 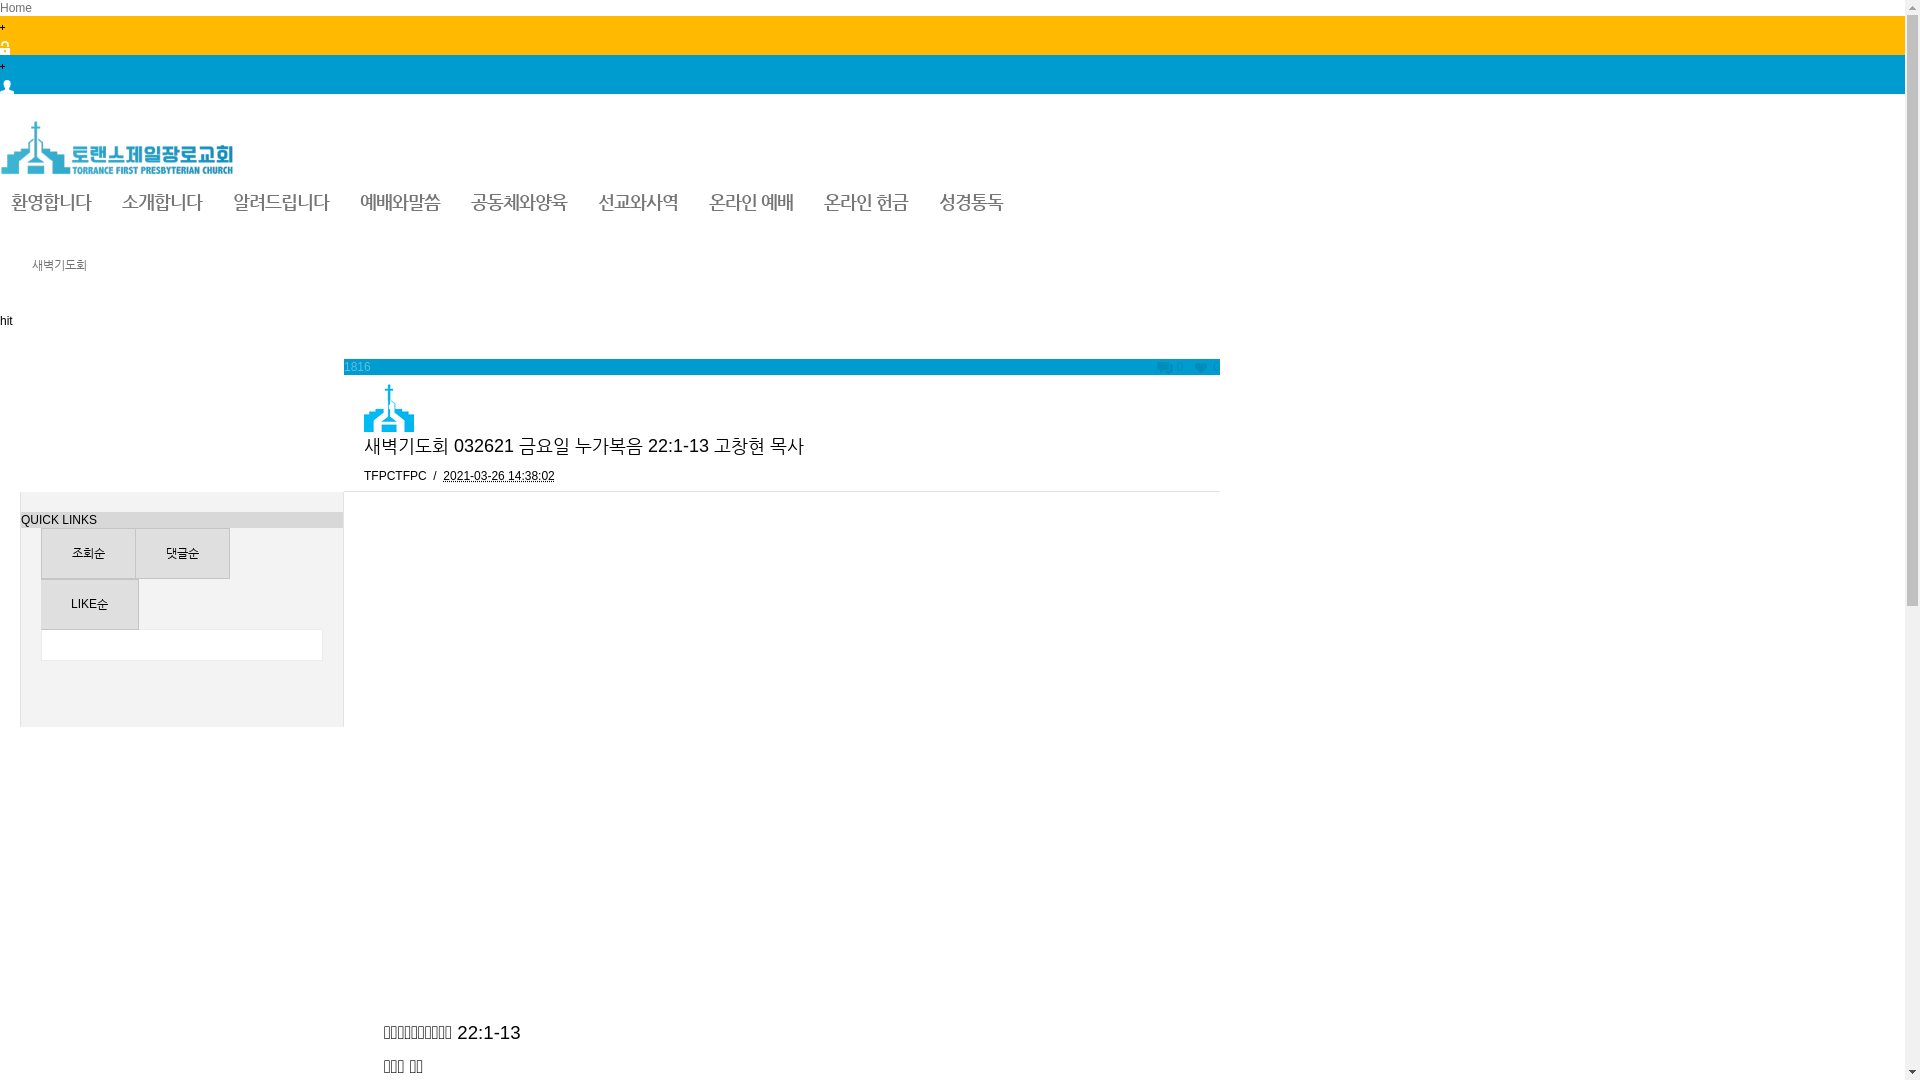 I want to click on '1816', so click(x=344, y=366).